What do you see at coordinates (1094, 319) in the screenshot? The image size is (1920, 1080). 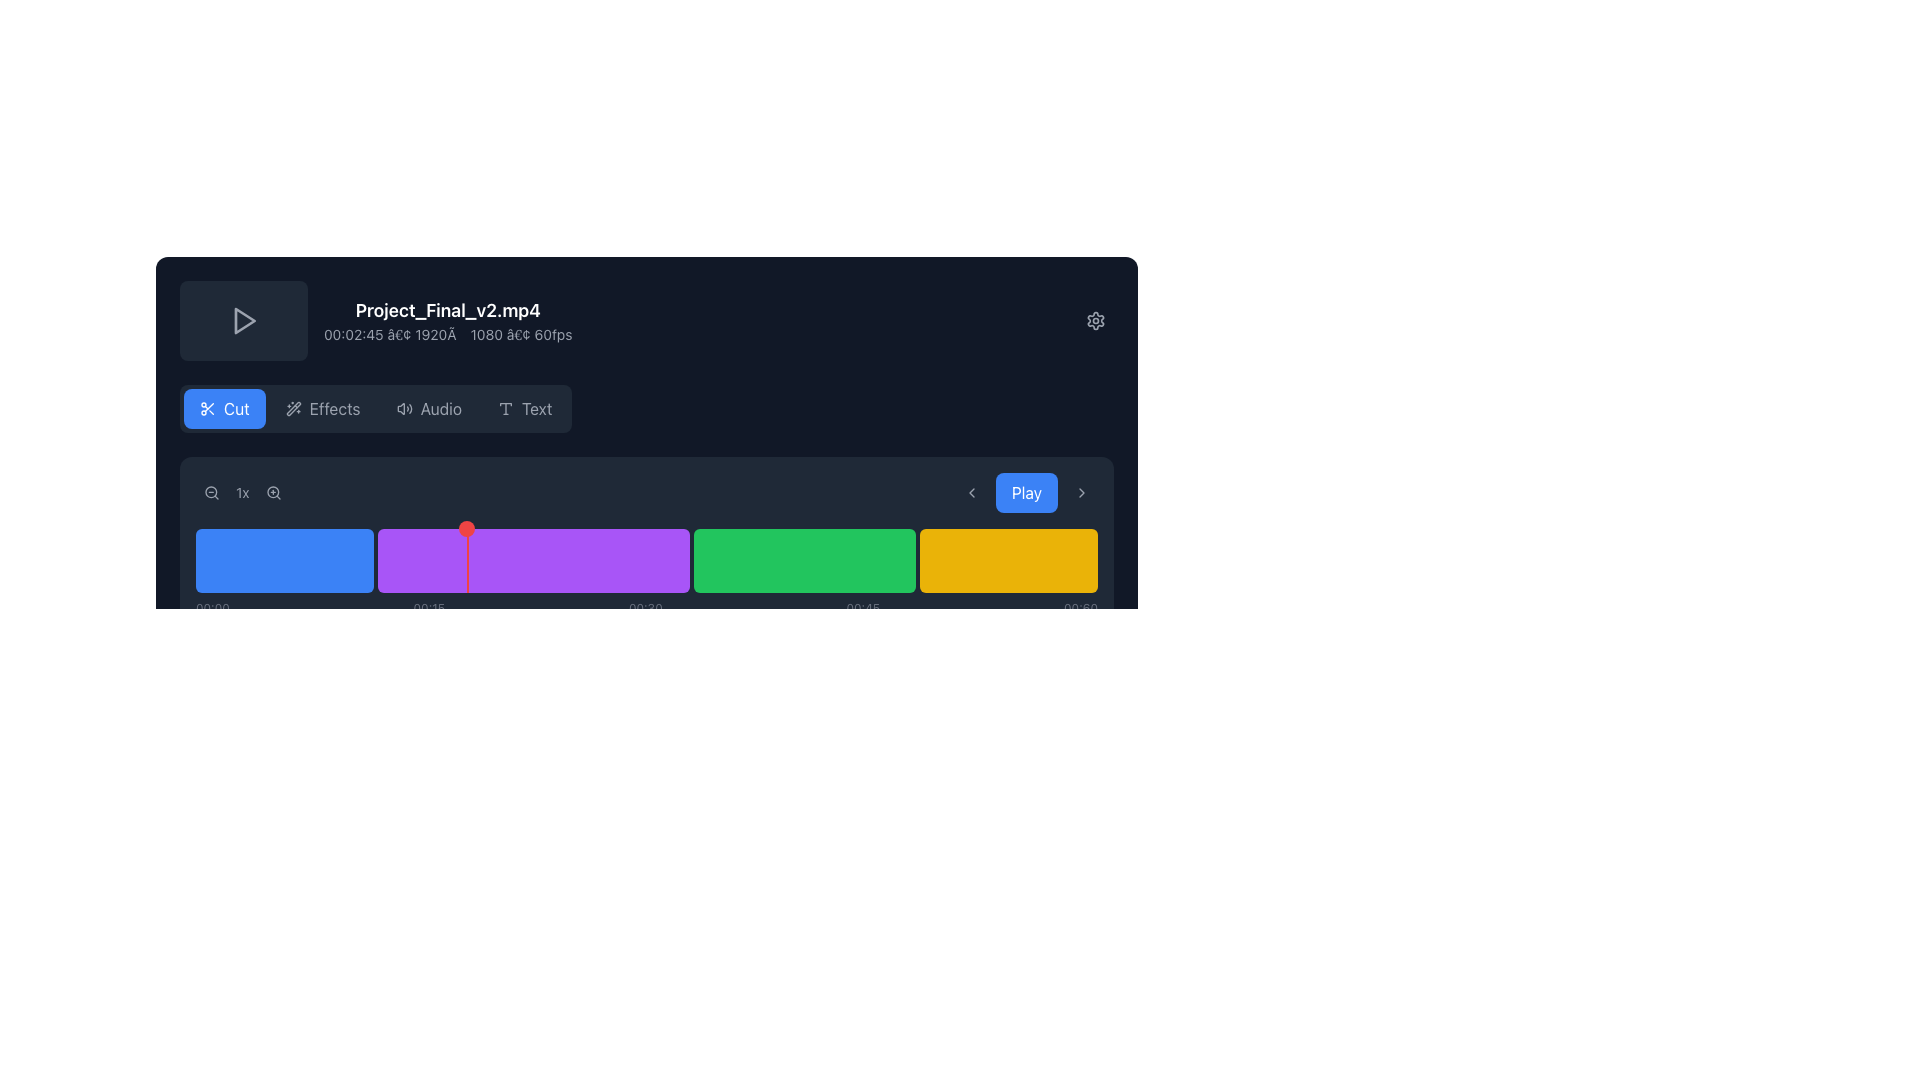 I see `the gear icon located in the top-right corner of the interface` at bounding box center [1094, 319].